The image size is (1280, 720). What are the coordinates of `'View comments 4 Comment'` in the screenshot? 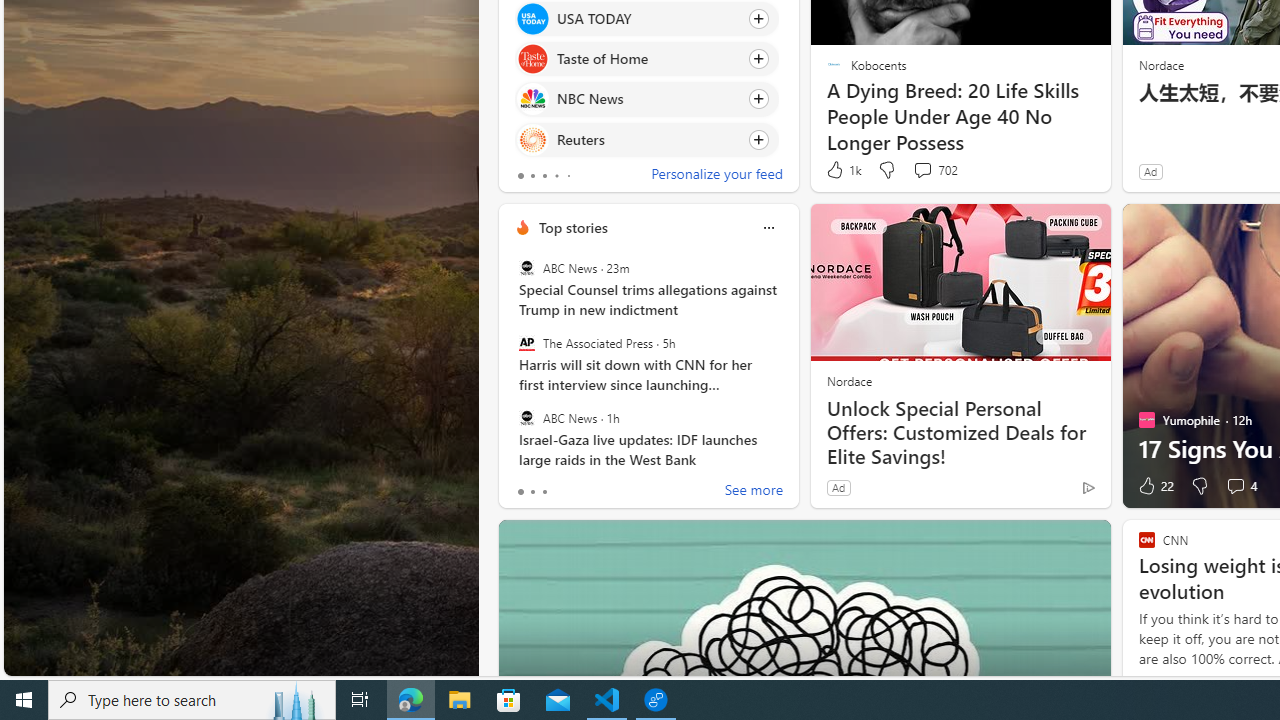 It's located at (1239, 486).